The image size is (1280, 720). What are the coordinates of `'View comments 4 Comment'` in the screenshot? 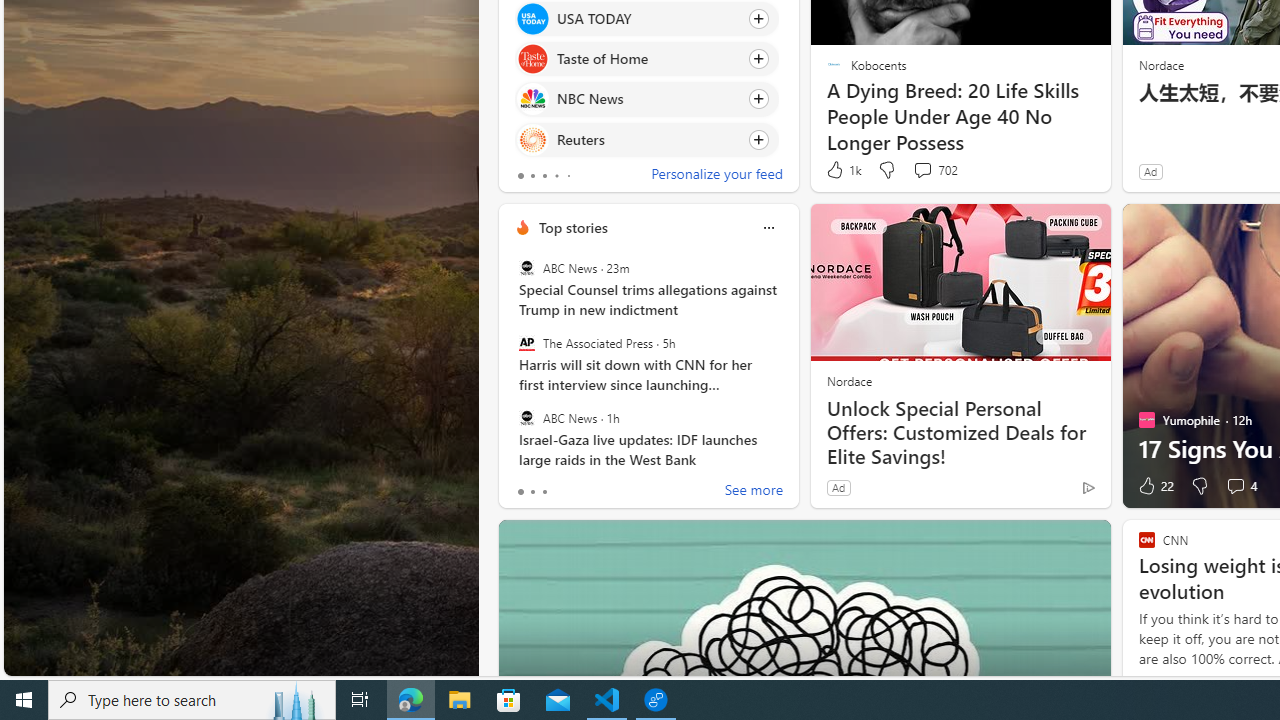 It's located at (1239, 486).